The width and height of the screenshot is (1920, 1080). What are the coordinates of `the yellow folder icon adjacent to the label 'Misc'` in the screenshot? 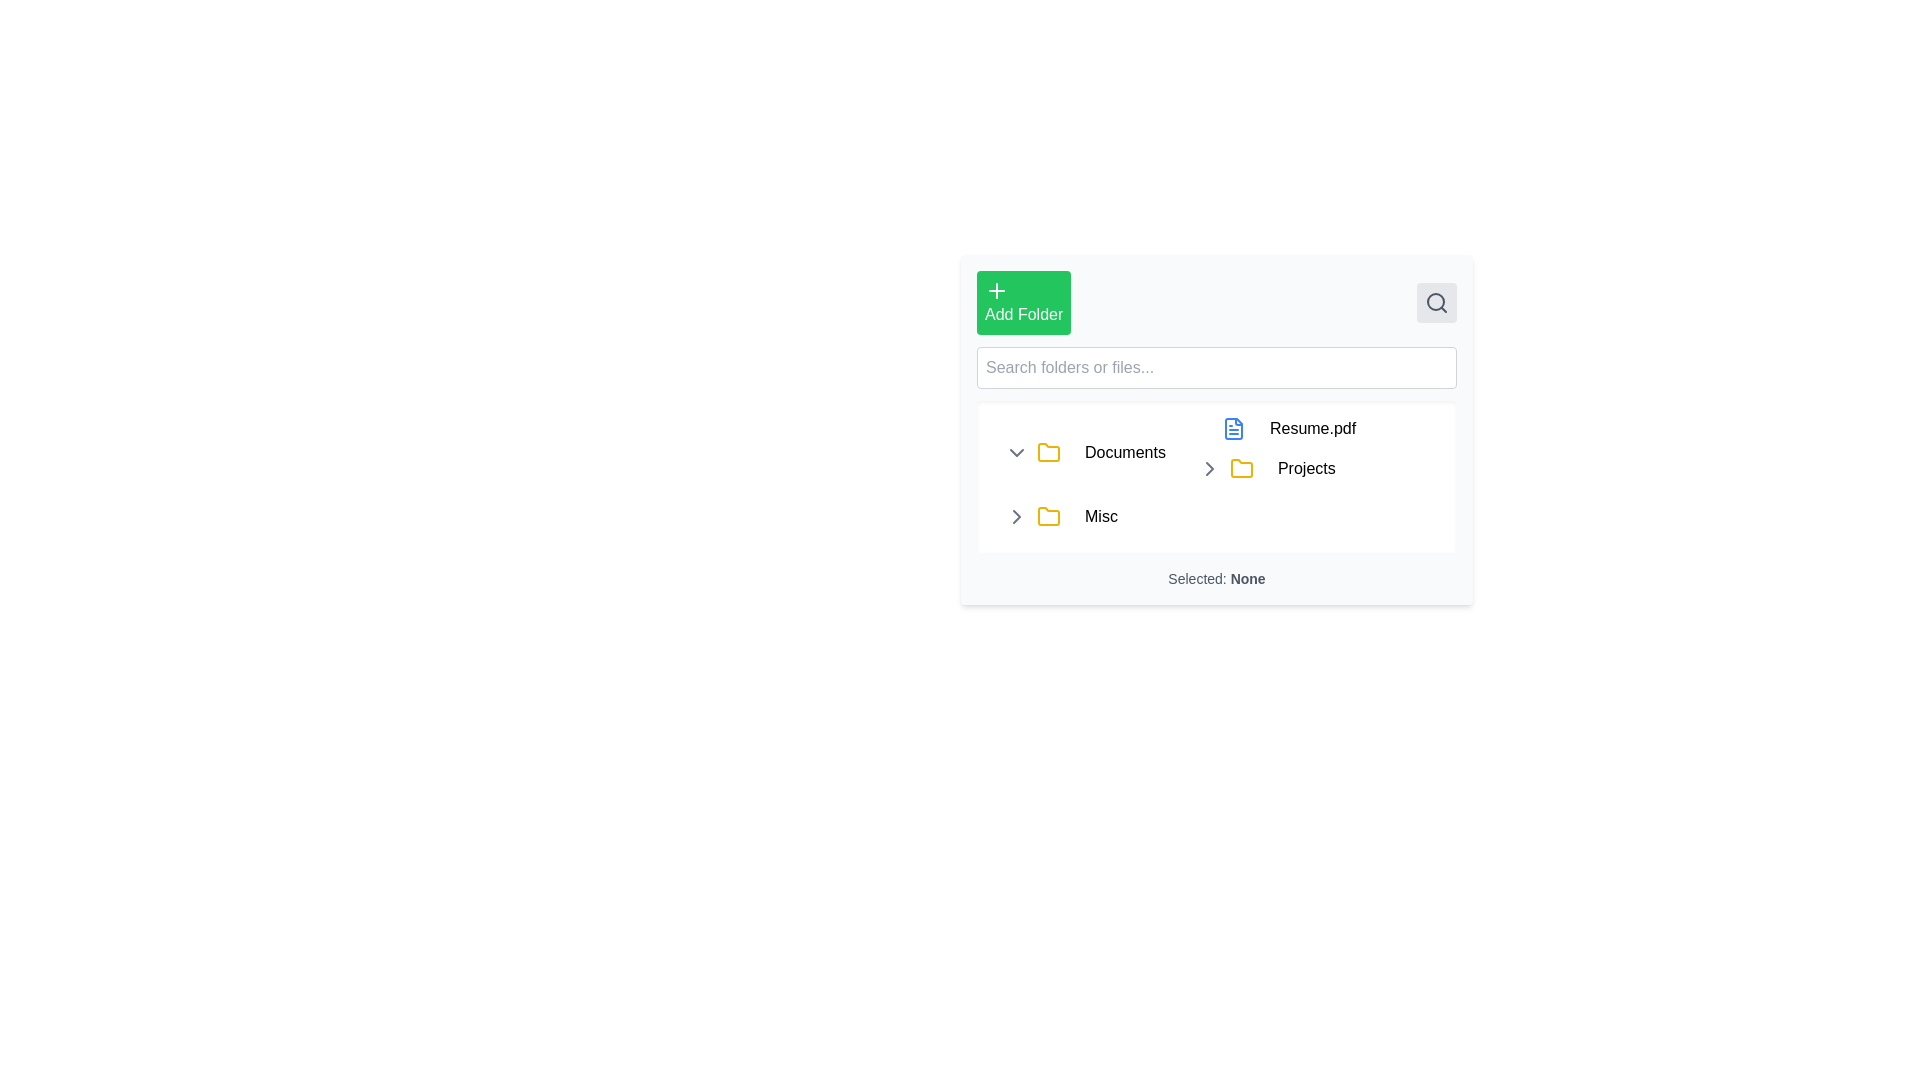 It's located at (1048, 515).